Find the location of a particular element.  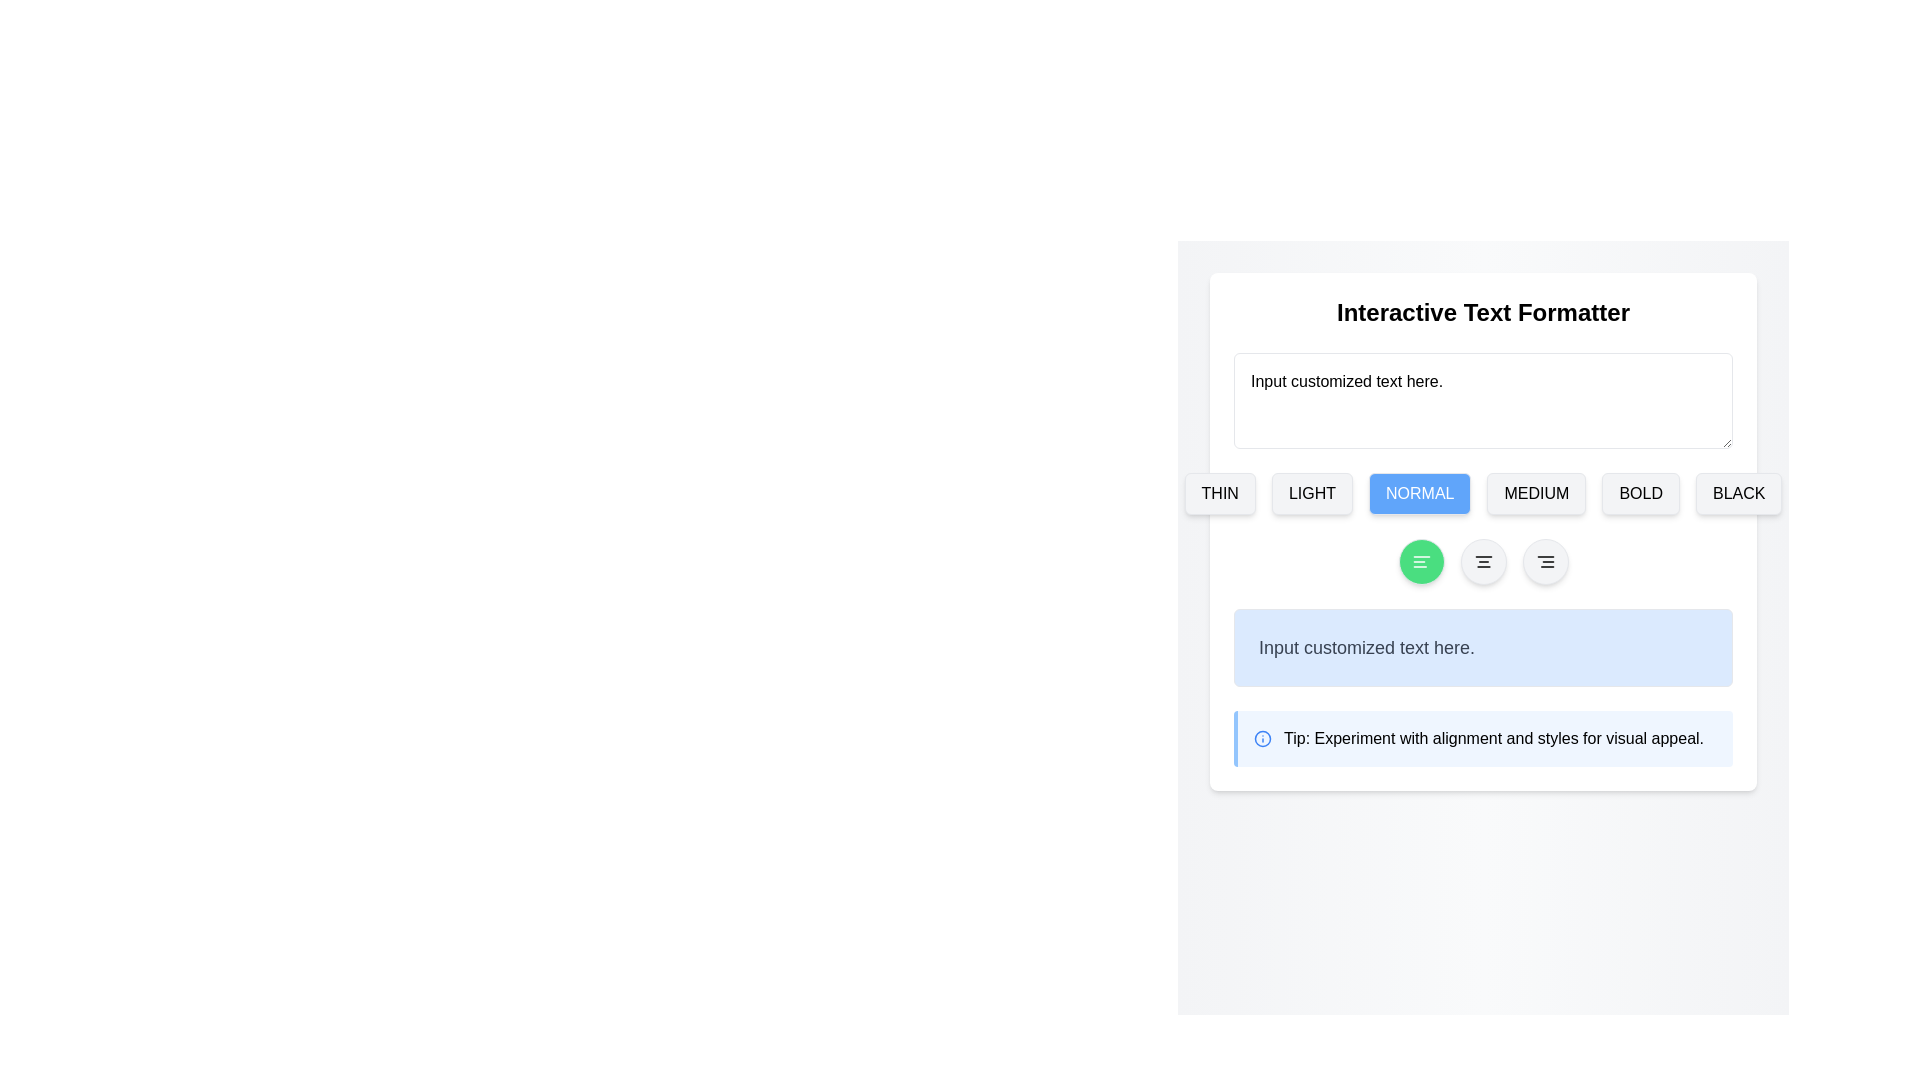

the 'NORMAL' text weight button, which is the third button in a horizontal group located below the 'Interactive Text Formatter' input field is located at coordinates (1419, 493).